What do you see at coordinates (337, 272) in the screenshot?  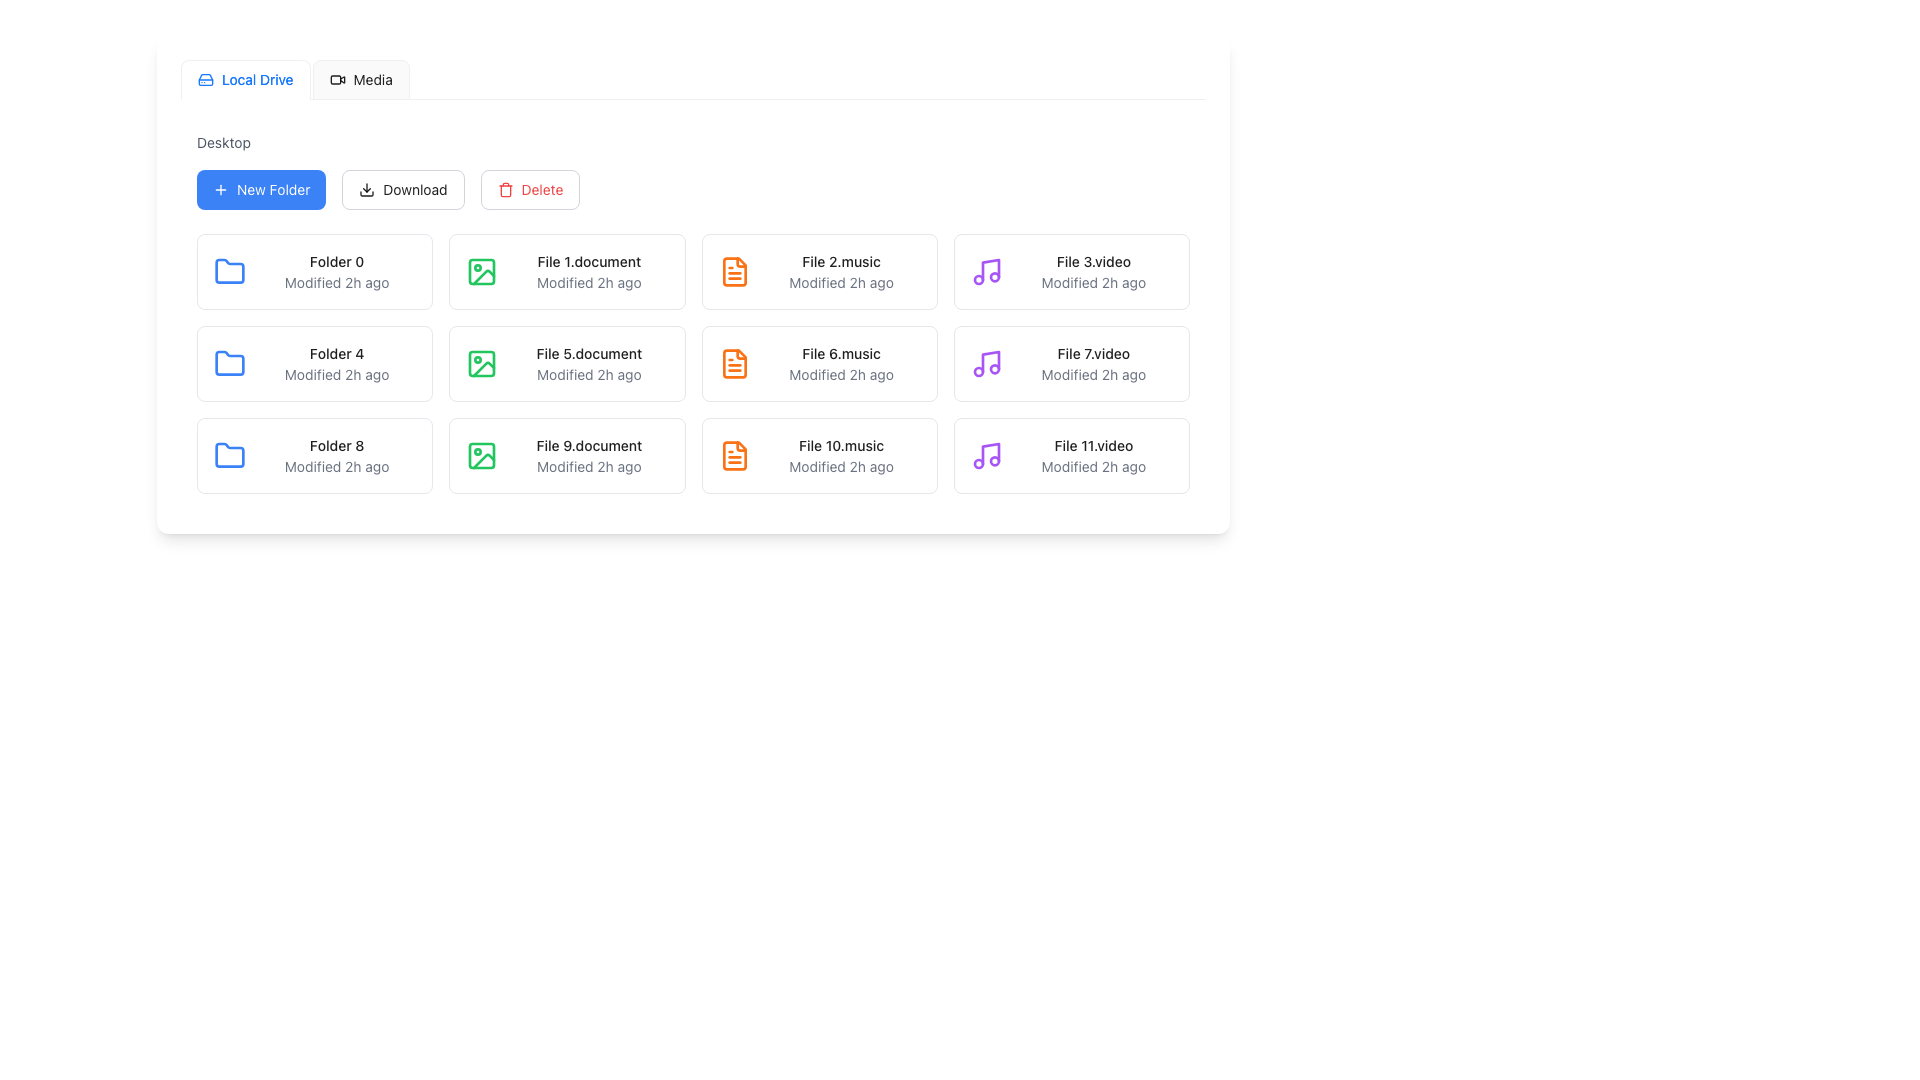 I see `to select the folder item labeled 'Folder 0' in the file explorer interface` at bounding box center [337, 272].